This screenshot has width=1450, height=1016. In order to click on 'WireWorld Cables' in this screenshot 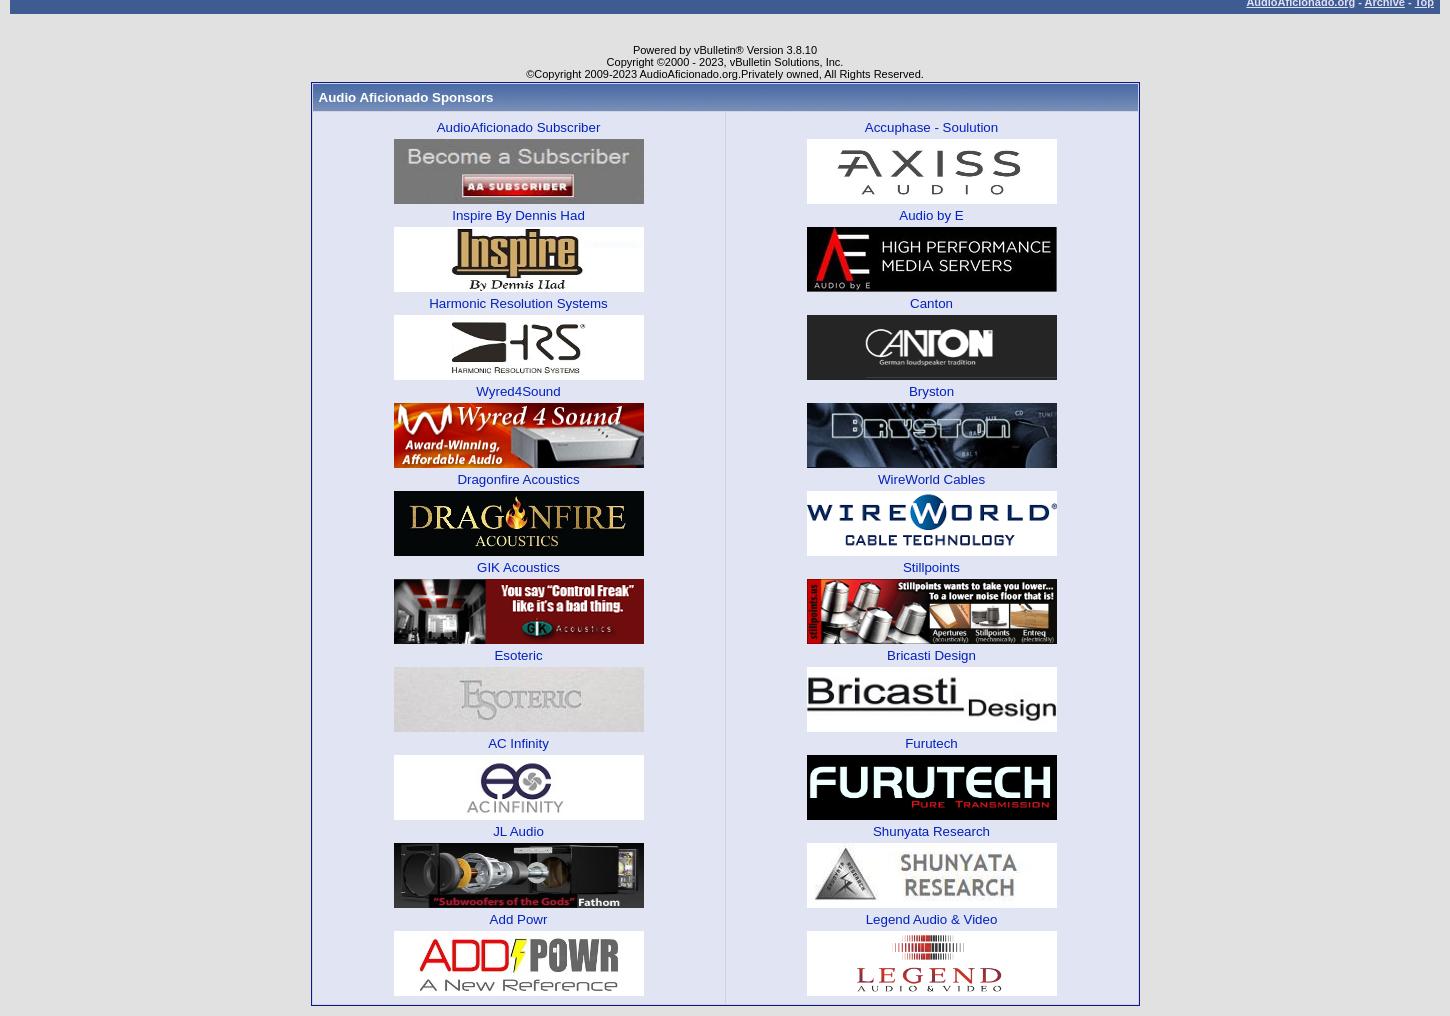, I will do `click(930, 478)`.